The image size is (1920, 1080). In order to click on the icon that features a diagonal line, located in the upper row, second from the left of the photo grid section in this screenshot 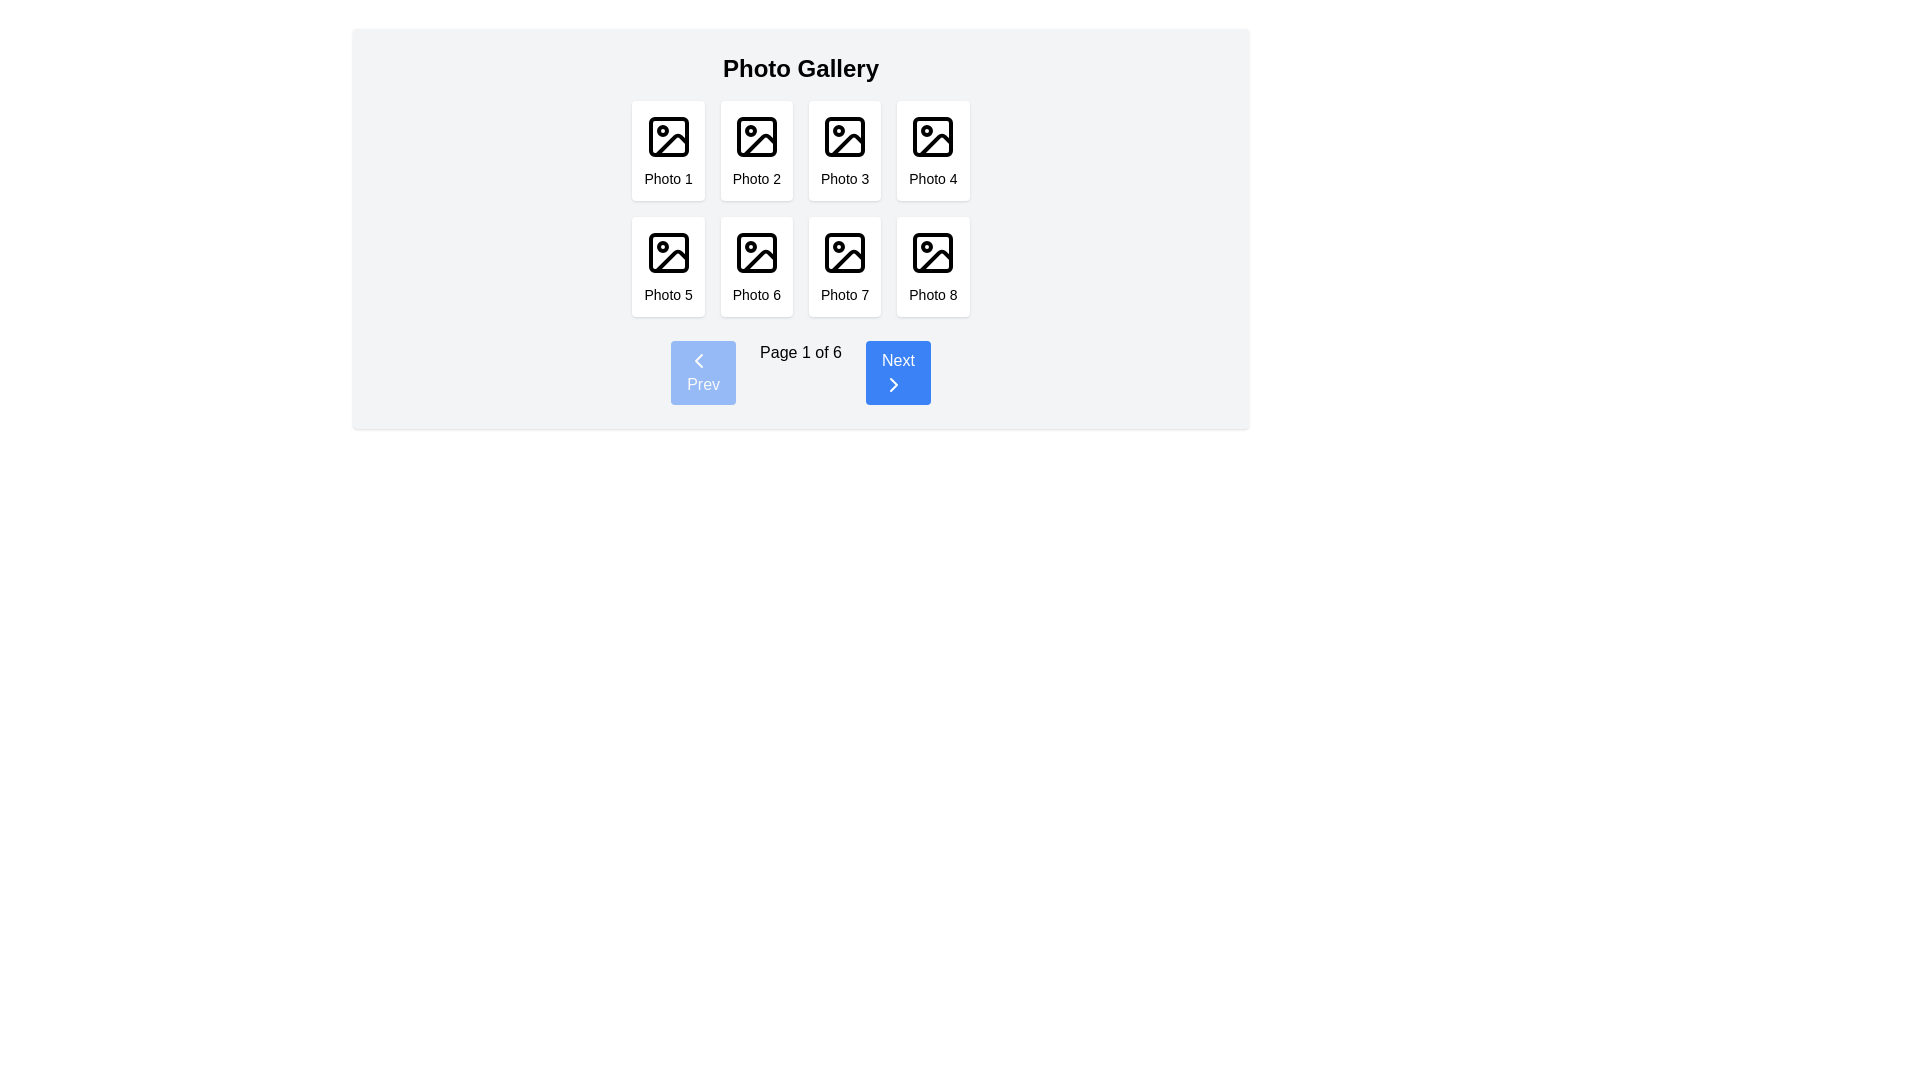, I will do `click(758, 144)`.